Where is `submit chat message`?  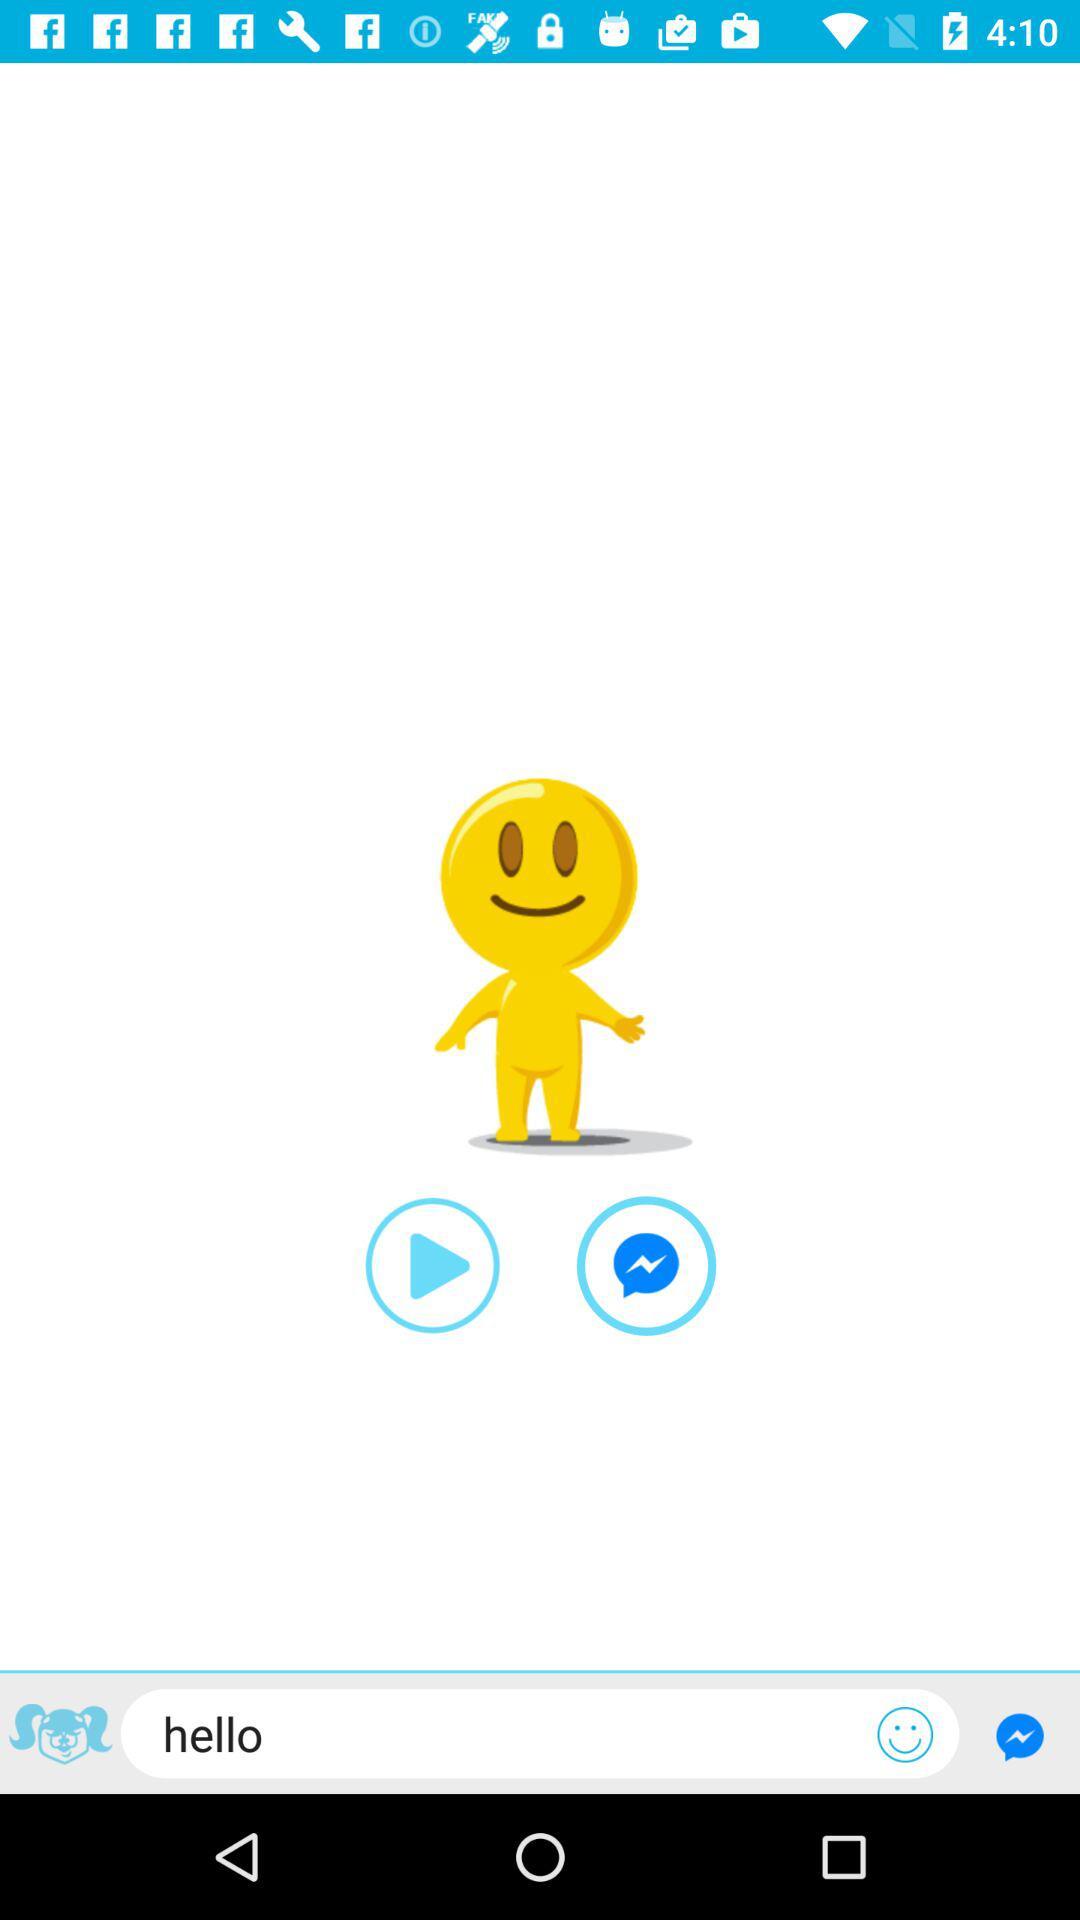 submit chat message is located at coordinates (1019, 1735).